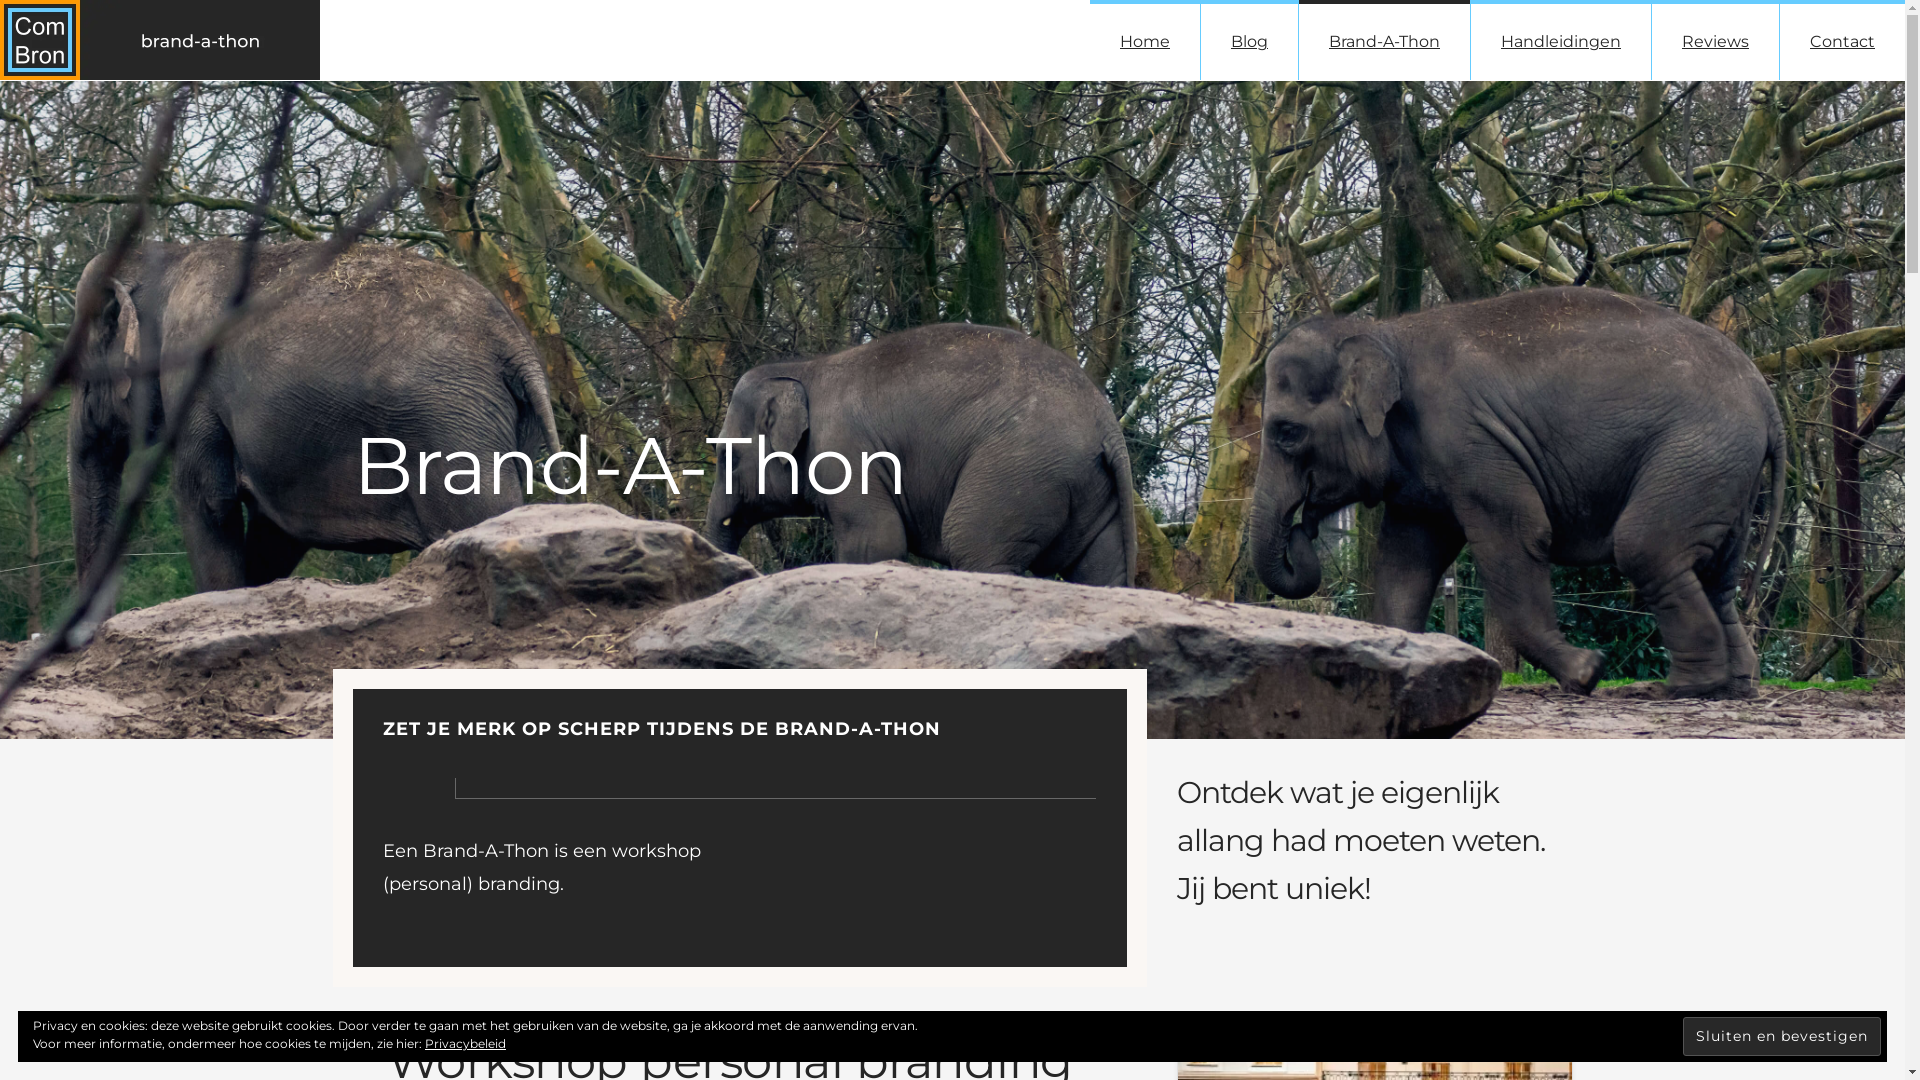 Image resolution: width=1920 pixels, height=1080 pixels. I want to click on 'HOW-TO DAVINCI RESOLVE', so click(663, 889).